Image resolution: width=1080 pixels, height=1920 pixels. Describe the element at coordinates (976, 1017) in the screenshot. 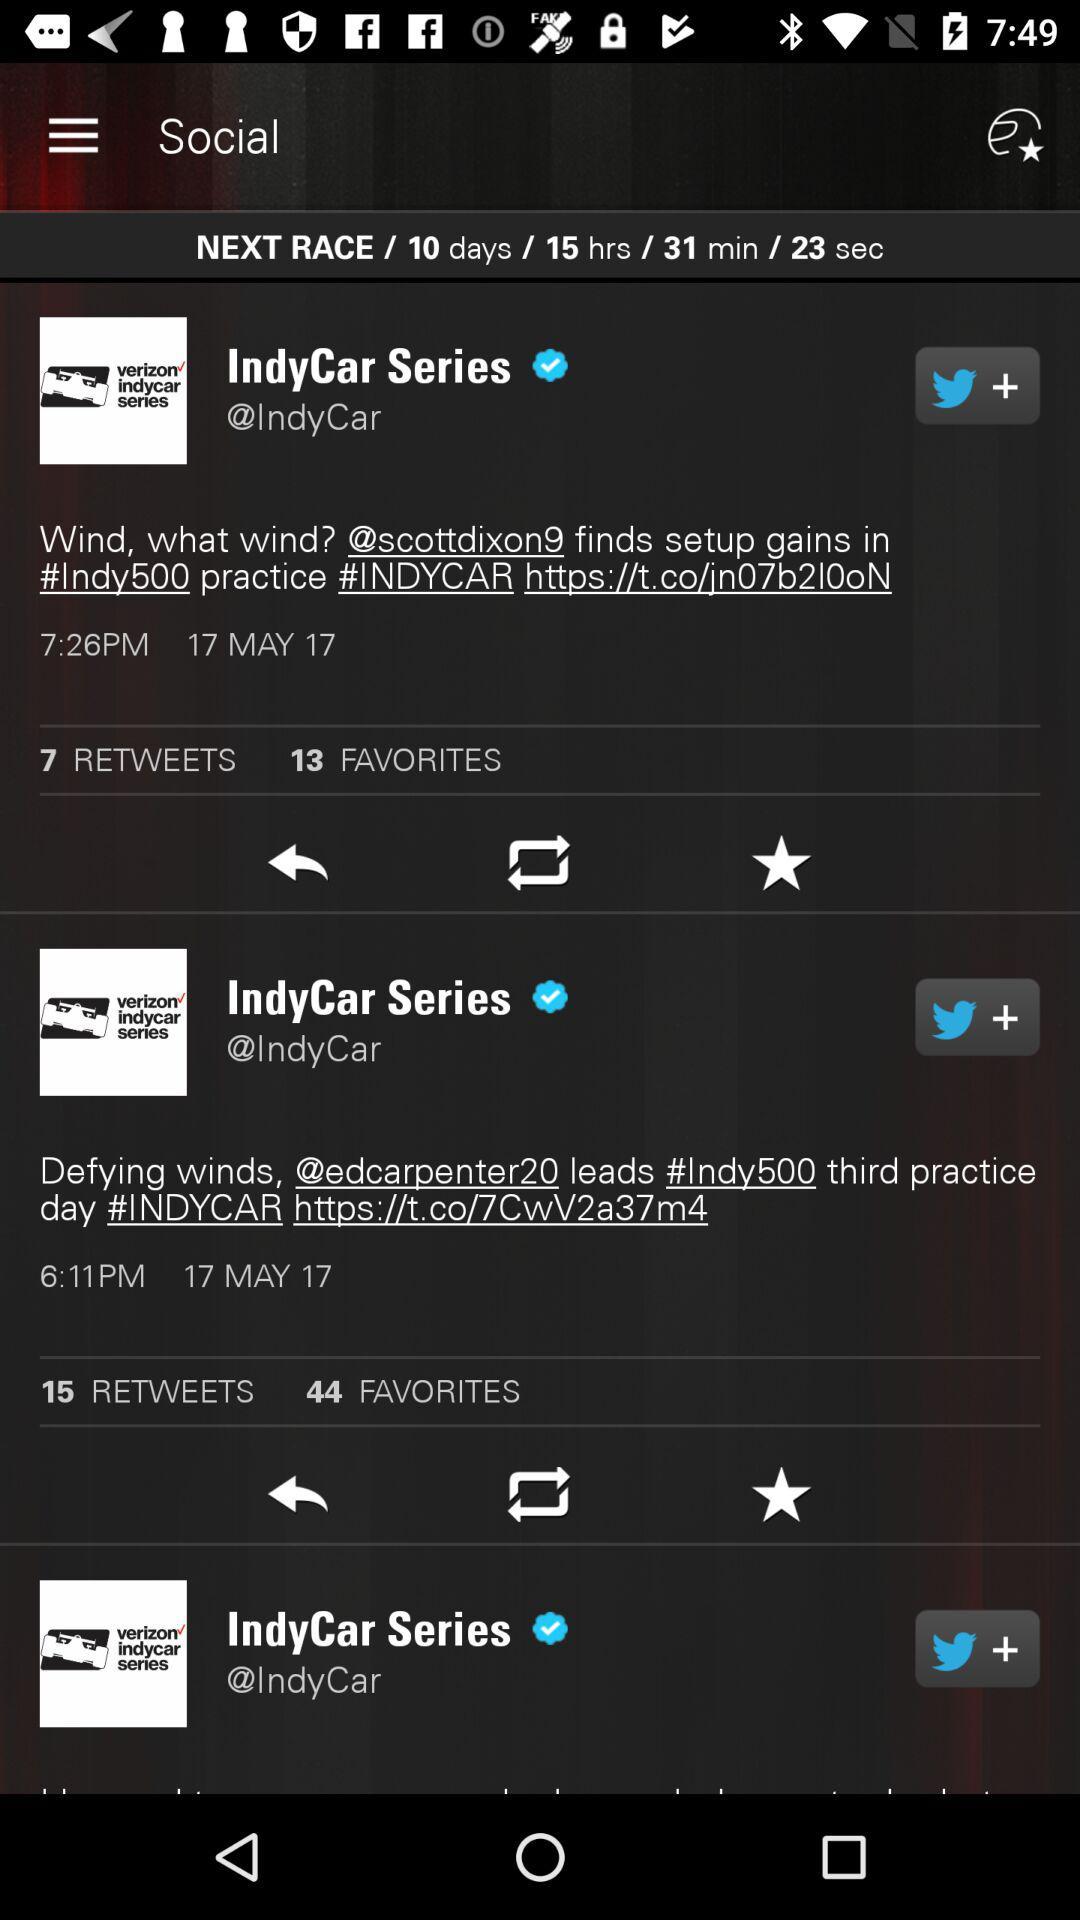

I see `switch autoplay option` at that location.